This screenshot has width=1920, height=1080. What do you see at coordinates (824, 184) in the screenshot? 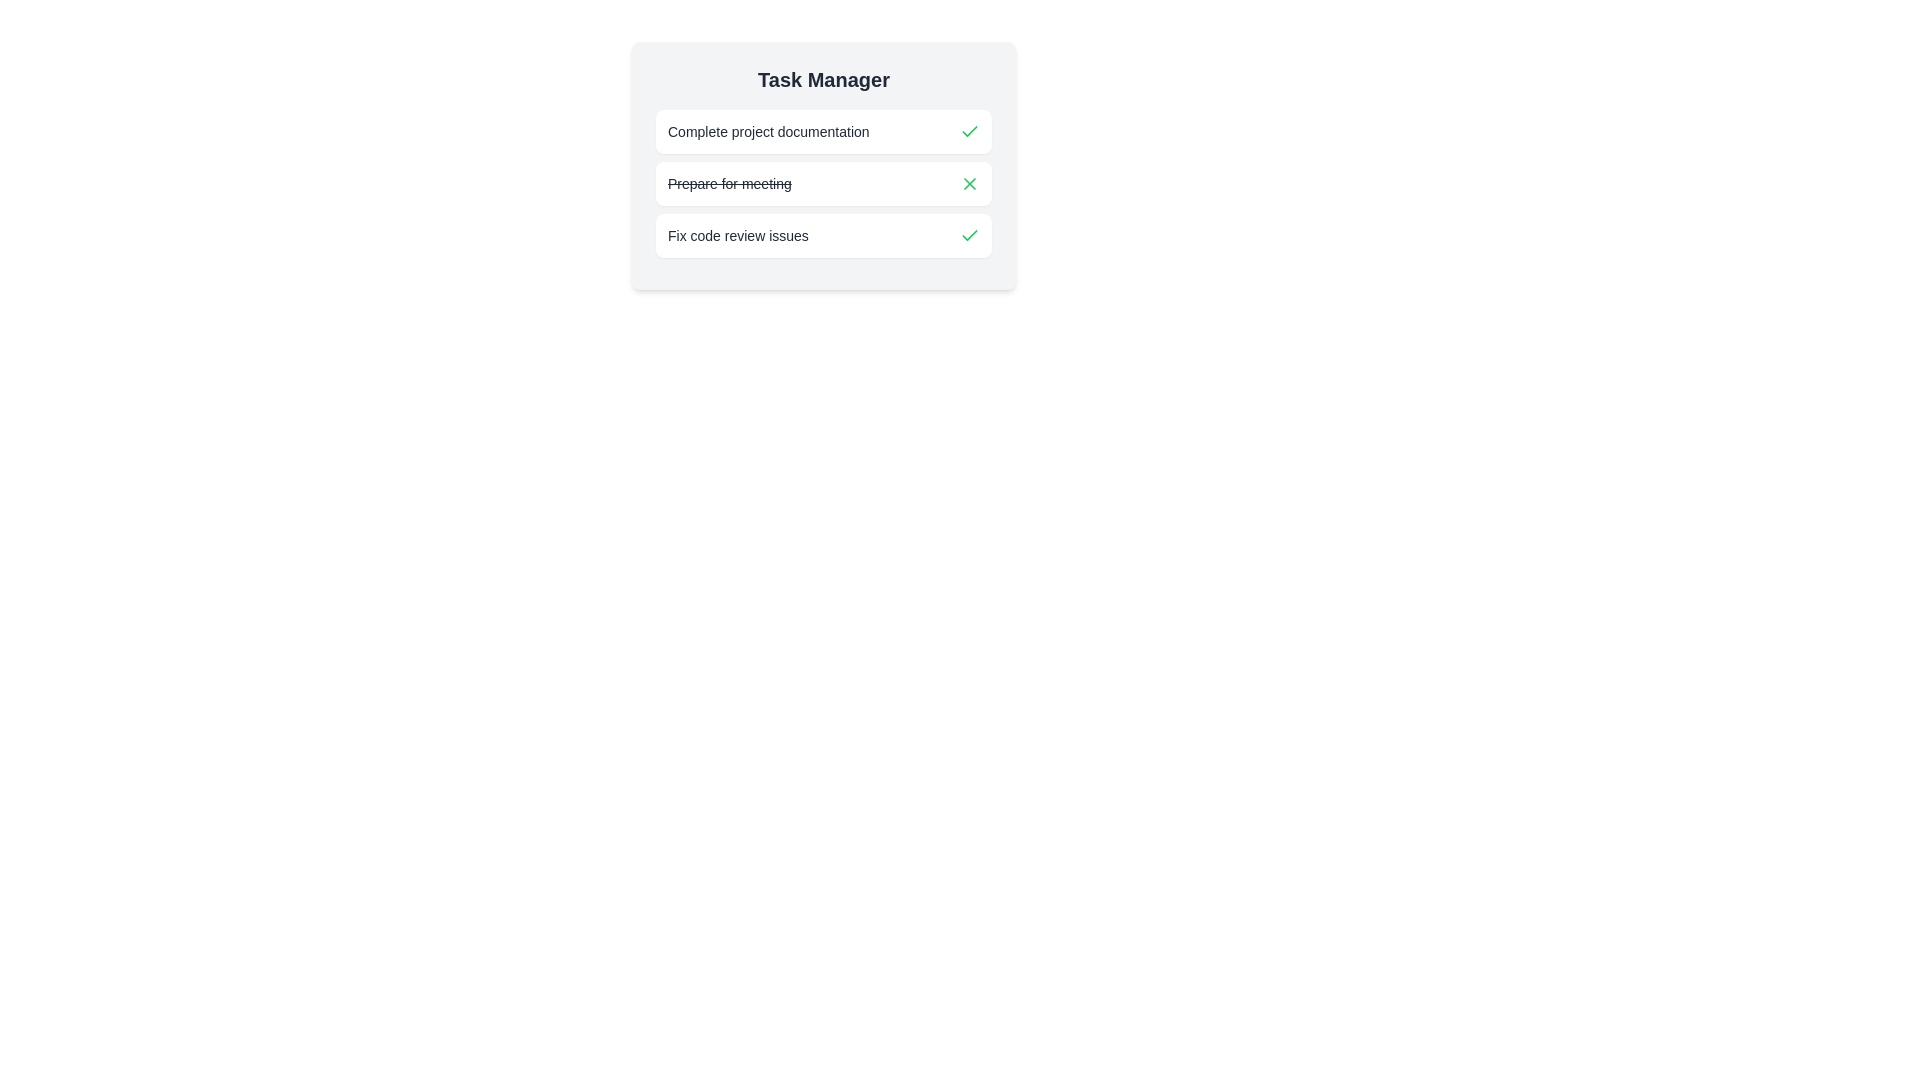
I see `the completed task labeled 'Prepare for meeting' in the task manager list` at bounding box center [824, 184].